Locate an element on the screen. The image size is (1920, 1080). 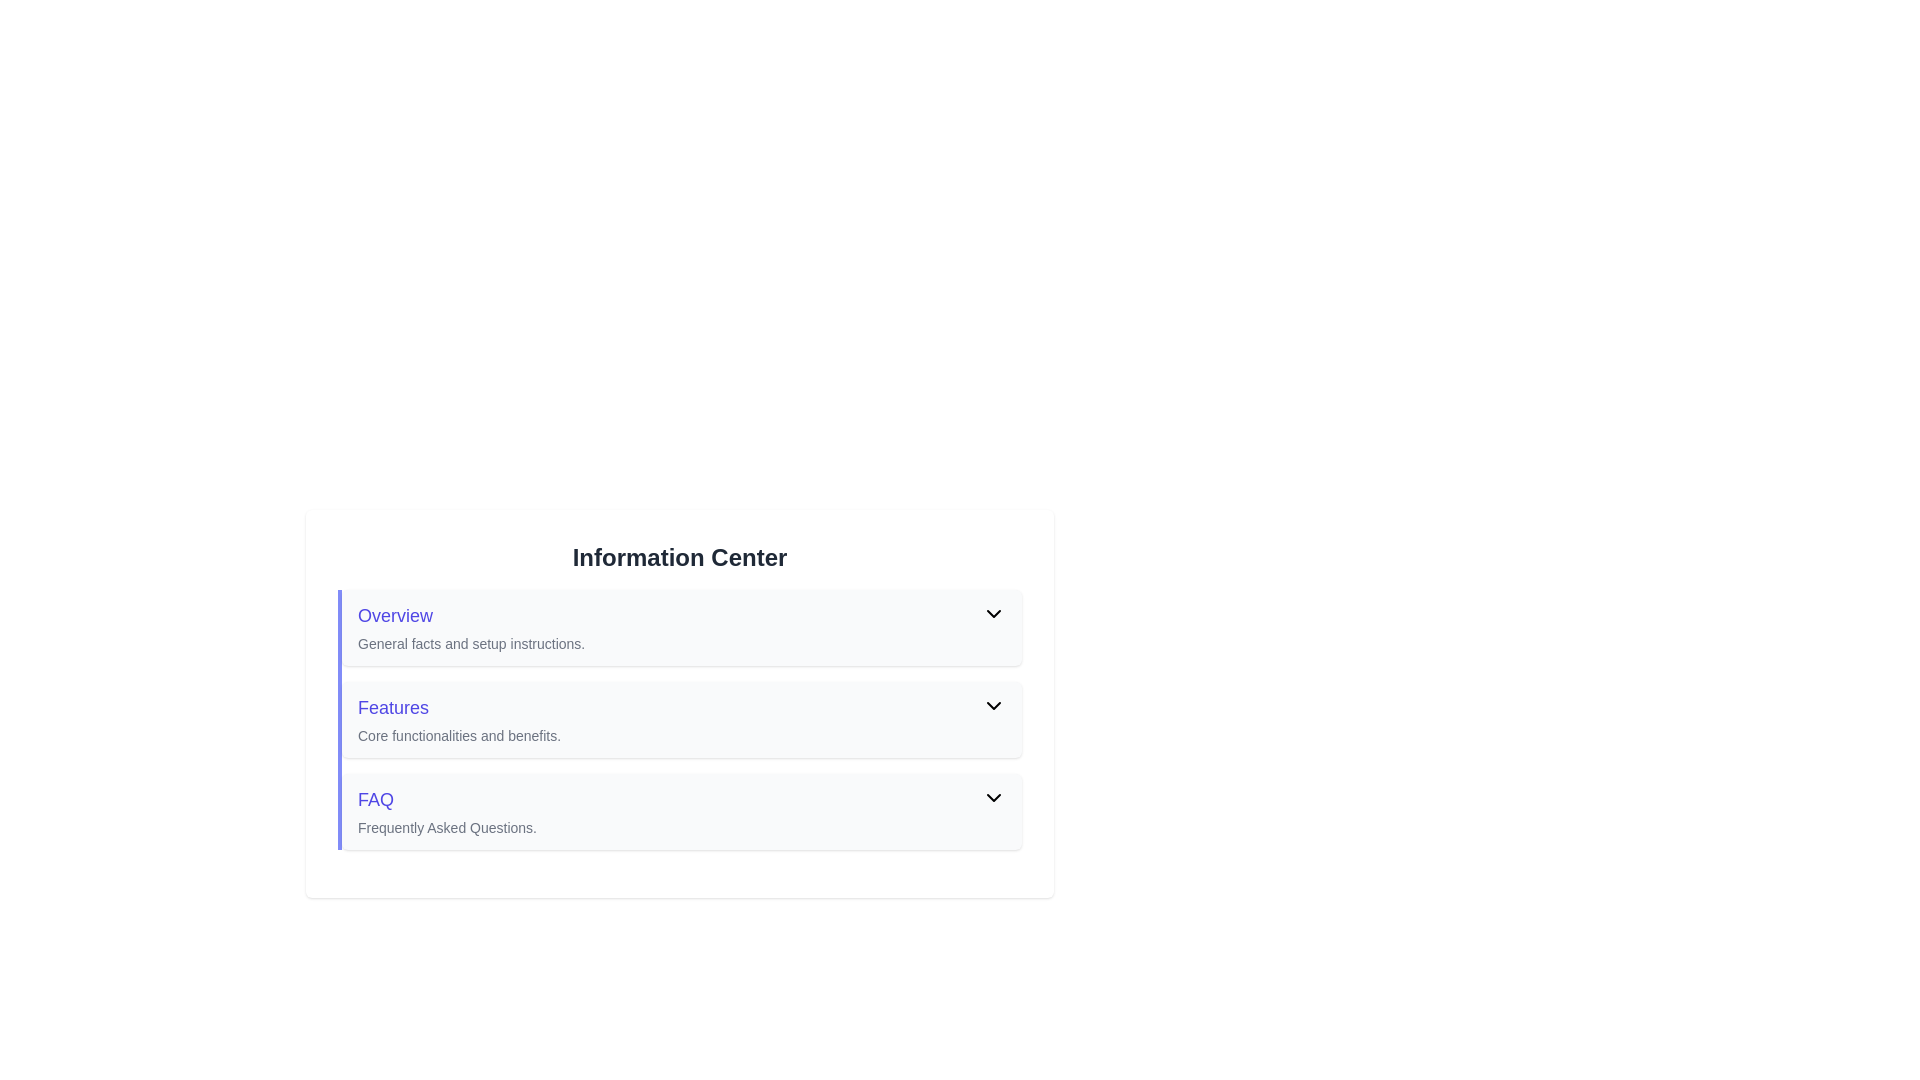
the downward-pointing chevron icon located at the right end of the 'FAQ' accordion section is located at coordinates (993, 797).